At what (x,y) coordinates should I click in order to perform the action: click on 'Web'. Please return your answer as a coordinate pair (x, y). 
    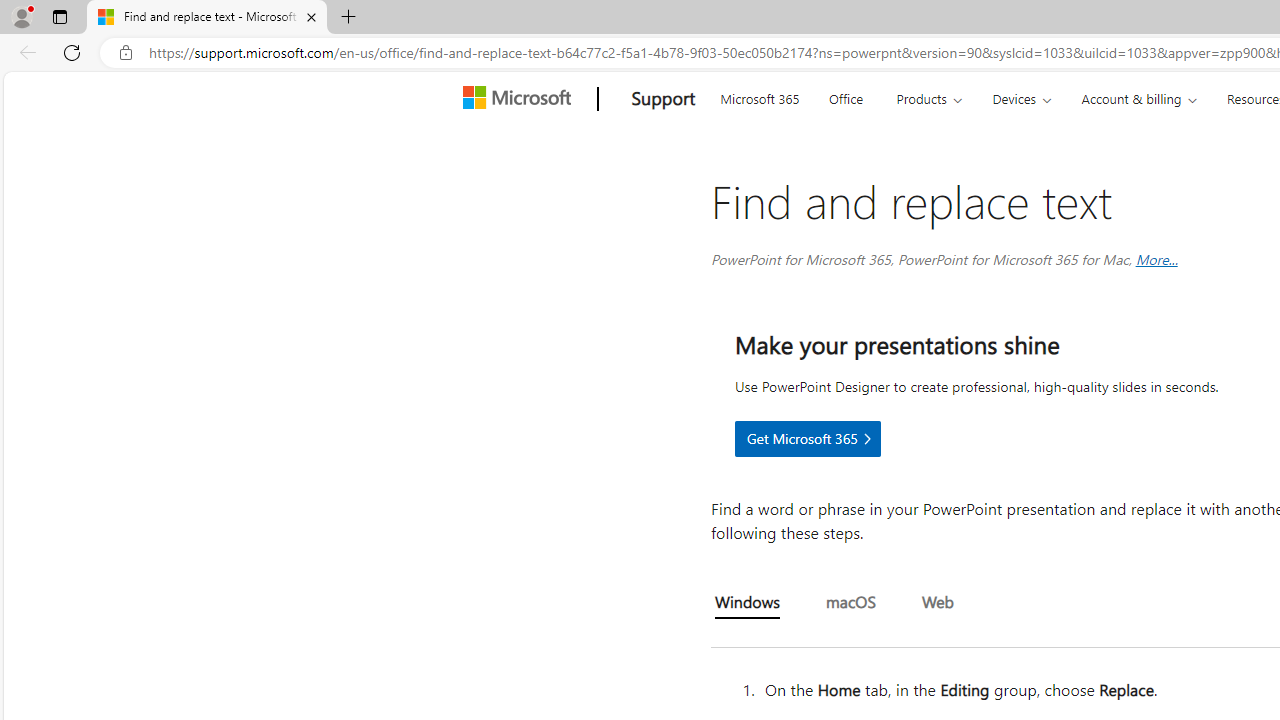
    Looking at the image, I should click on (936, 602).